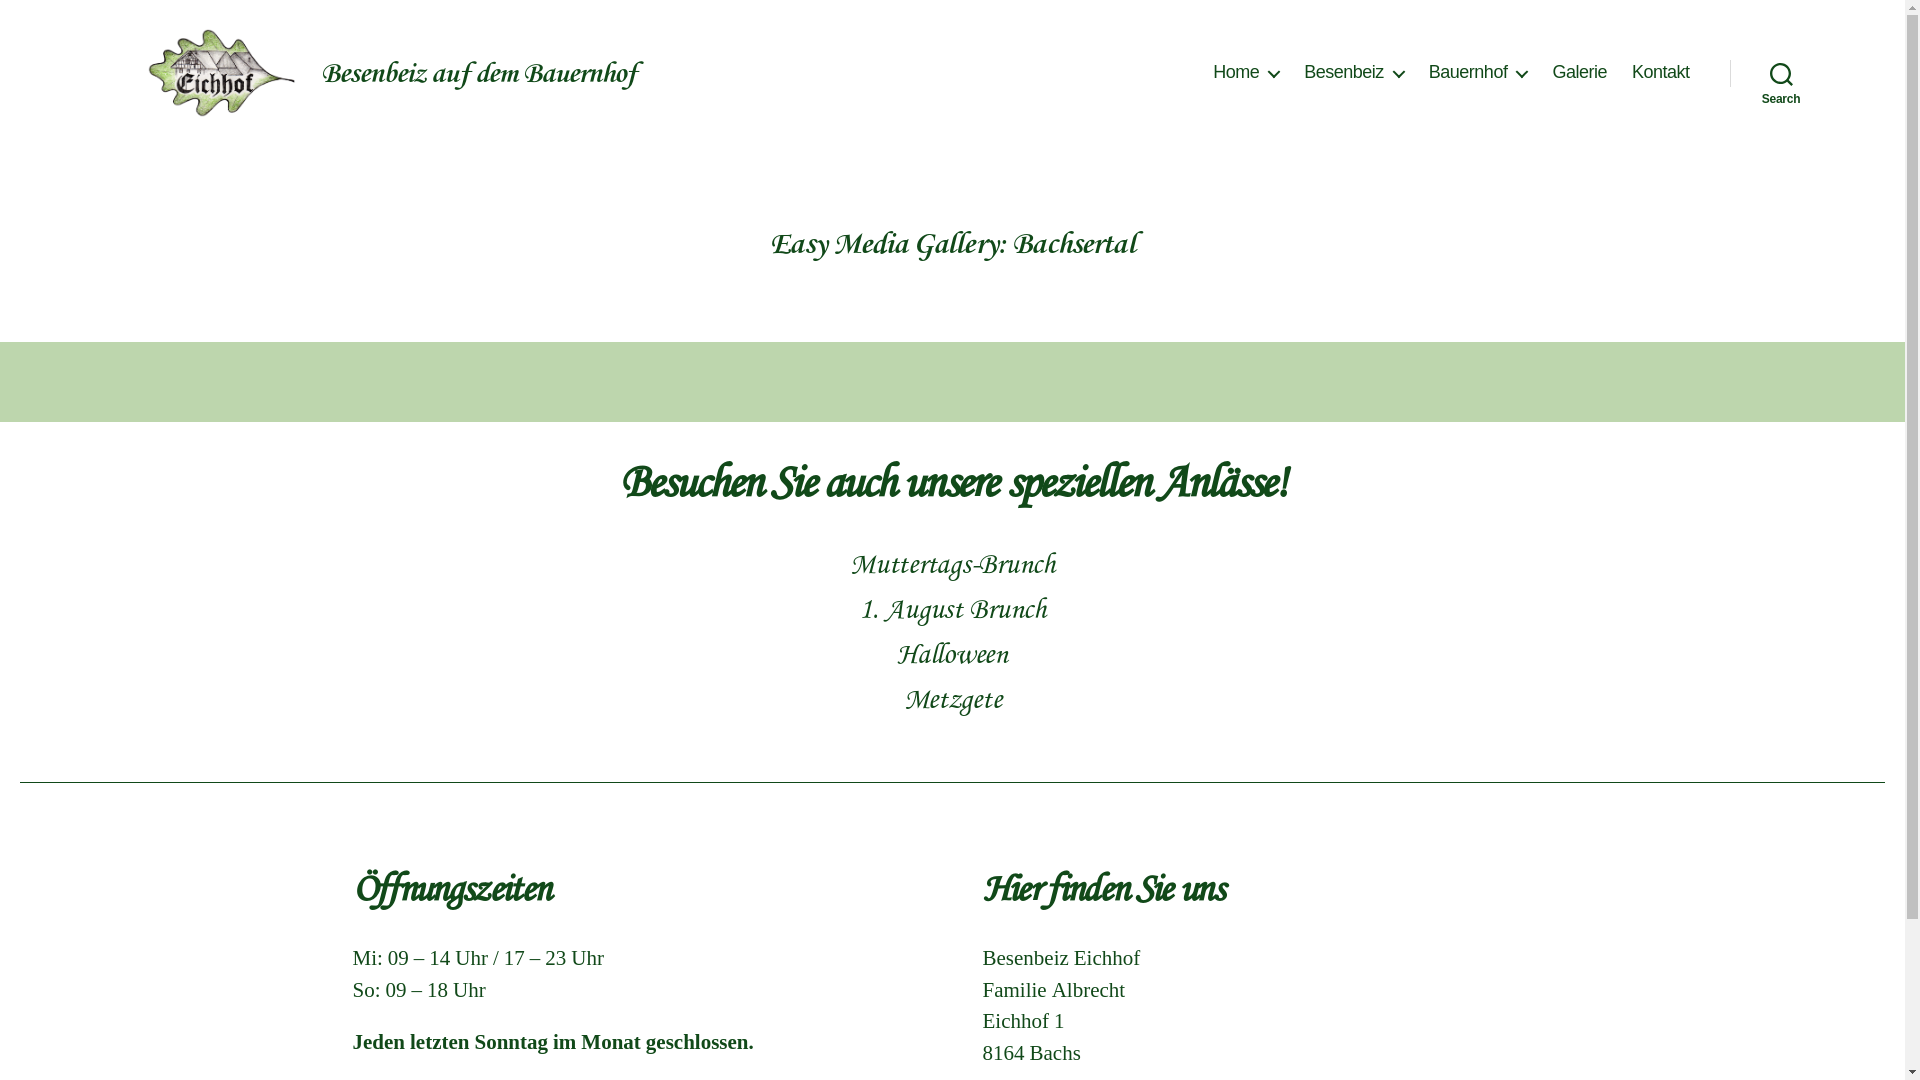 The image size is (1920, 1080). Describe the element at coordinates (1245, 72) in the screenshot. I see `'Home'` at that location.